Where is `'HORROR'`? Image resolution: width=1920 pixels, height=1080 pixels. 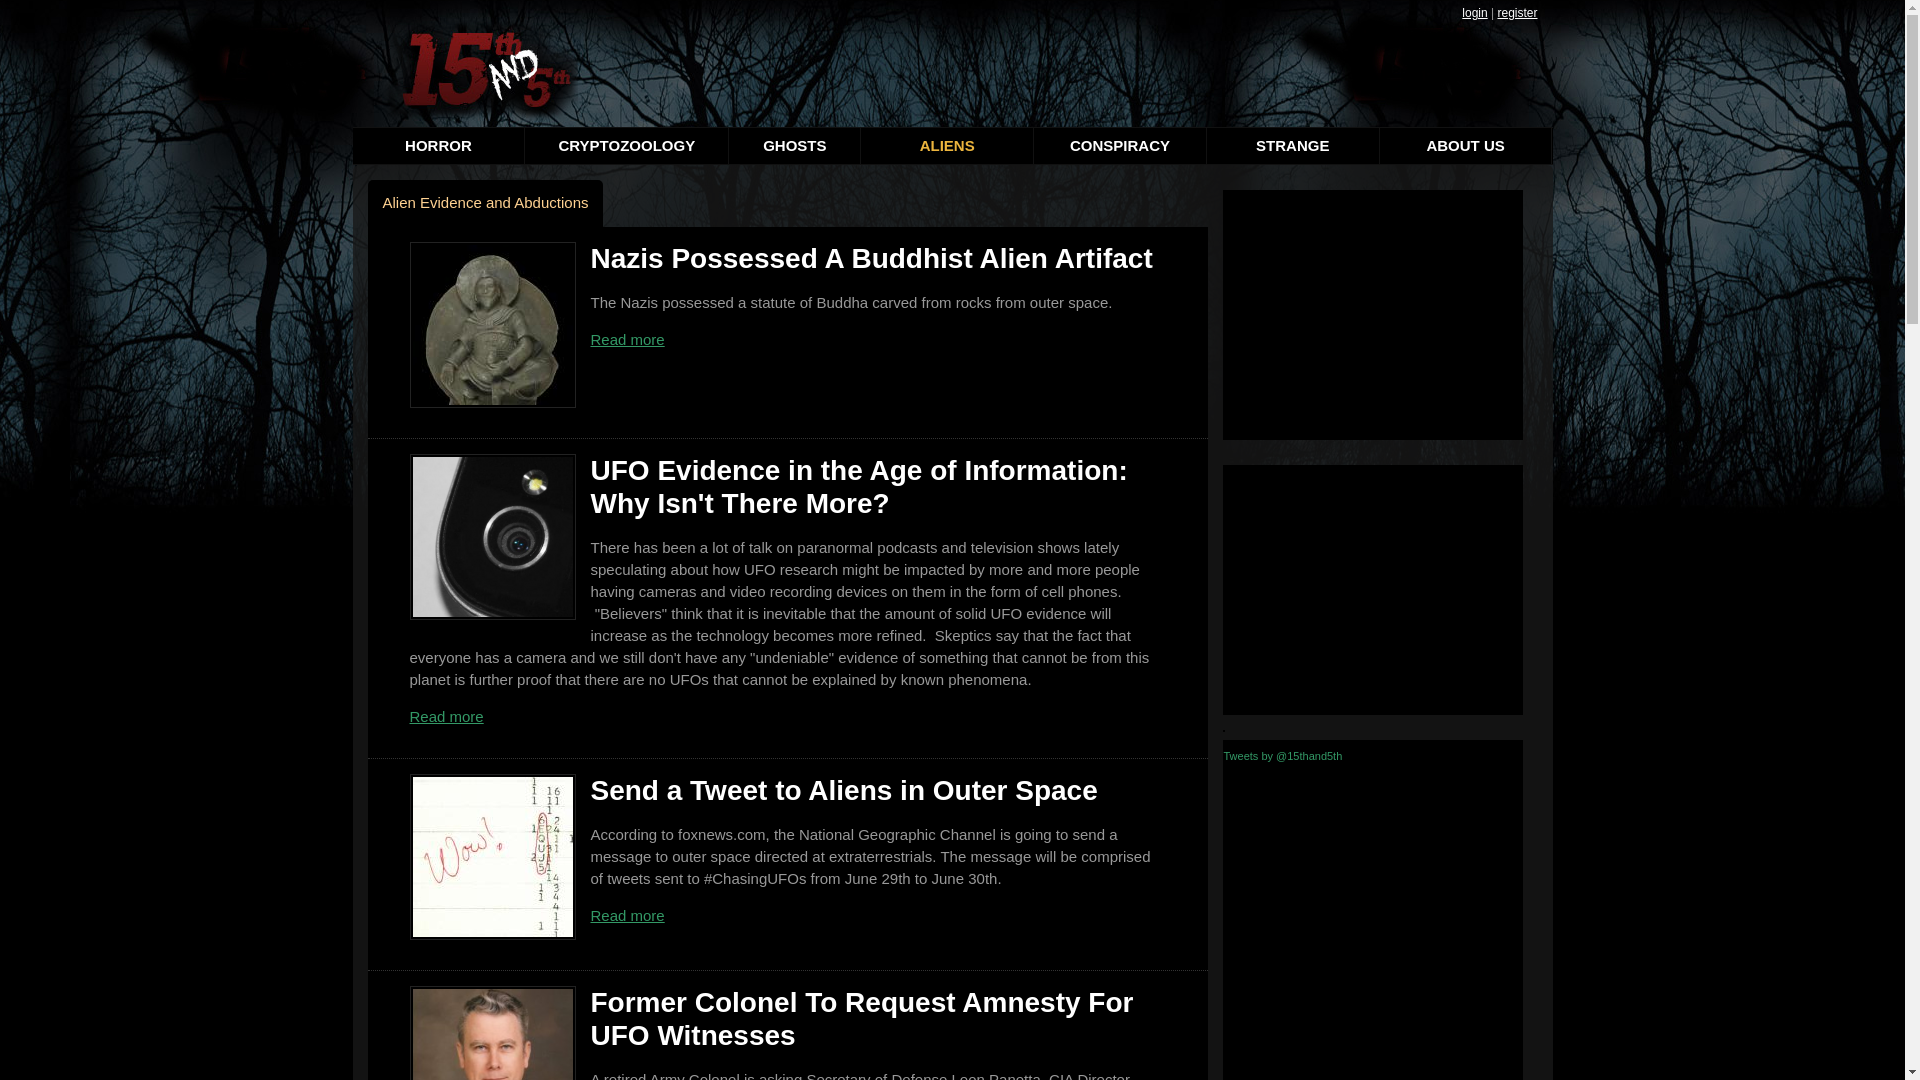
'HORROR' is located at coordinates (351, 145).